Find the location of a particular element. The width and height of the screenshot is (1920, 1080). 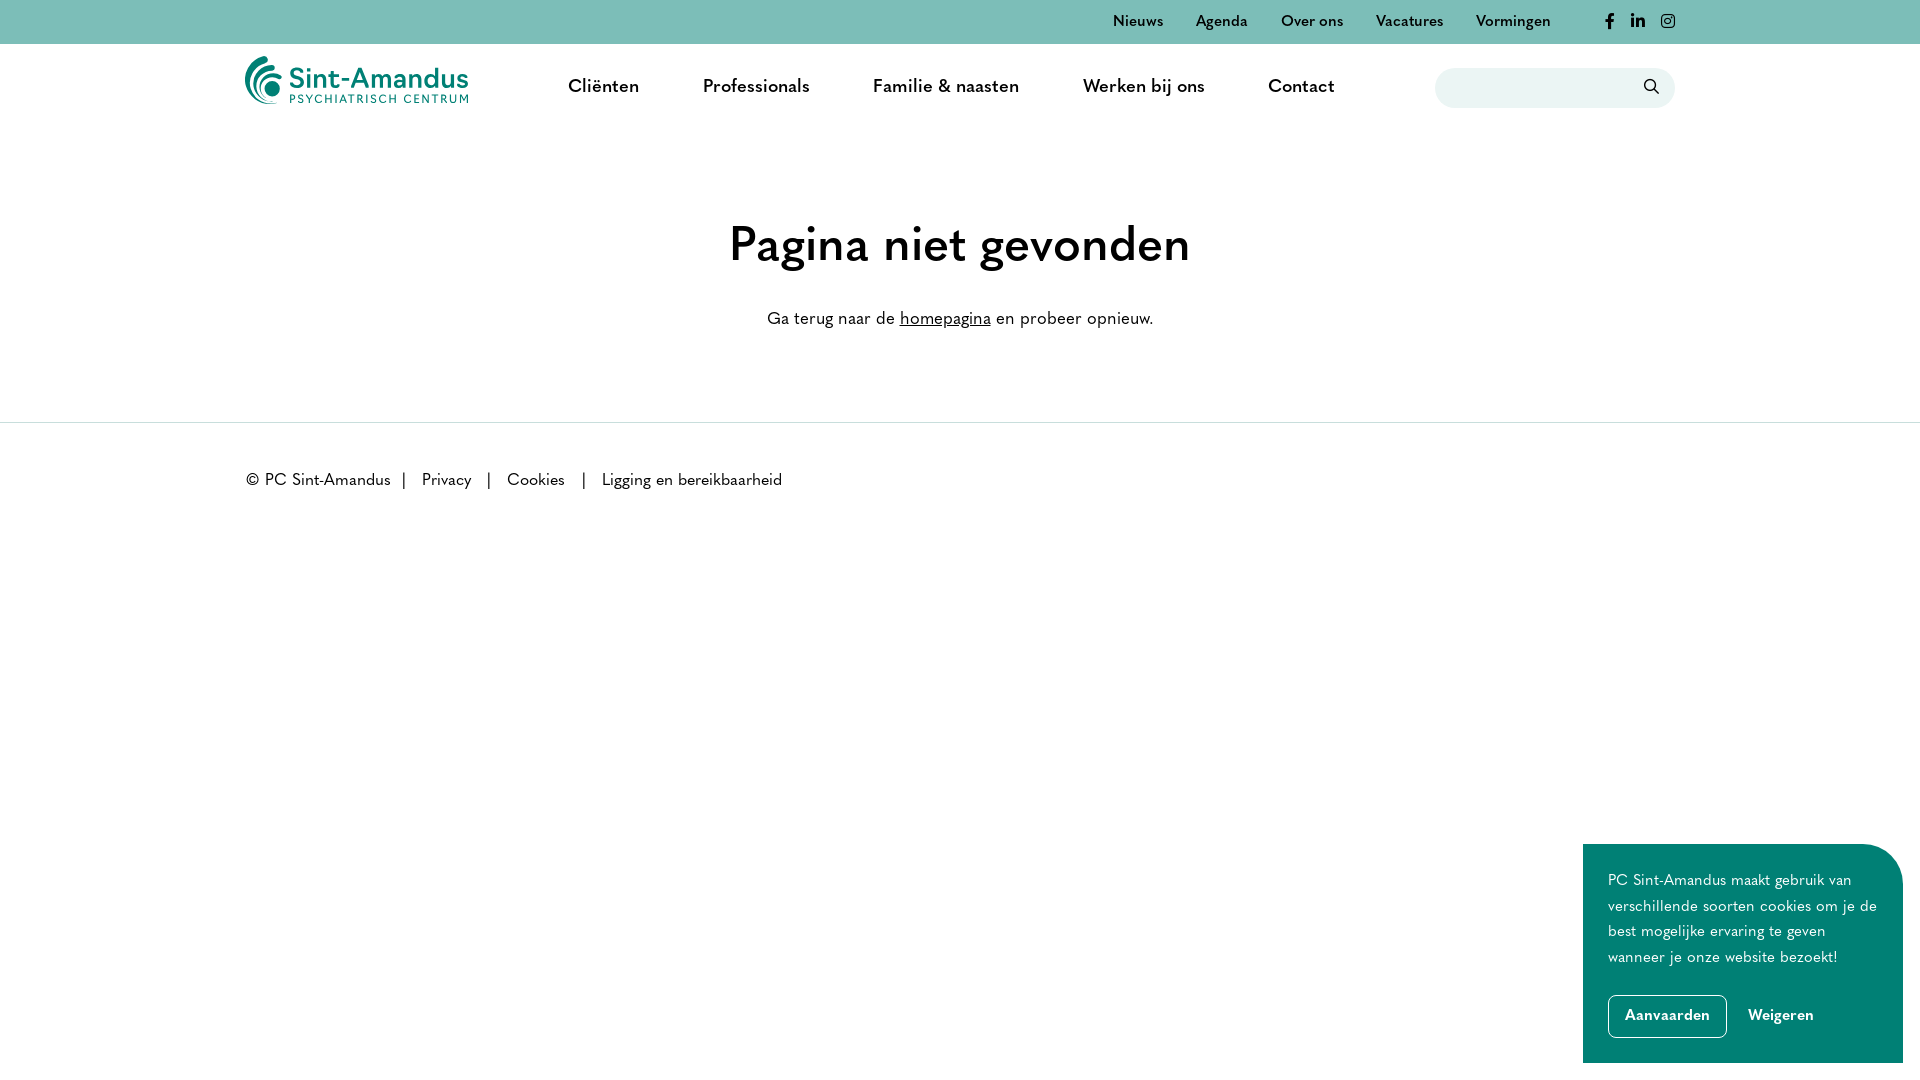

'homepagina' is located at coordinates (944, 318).